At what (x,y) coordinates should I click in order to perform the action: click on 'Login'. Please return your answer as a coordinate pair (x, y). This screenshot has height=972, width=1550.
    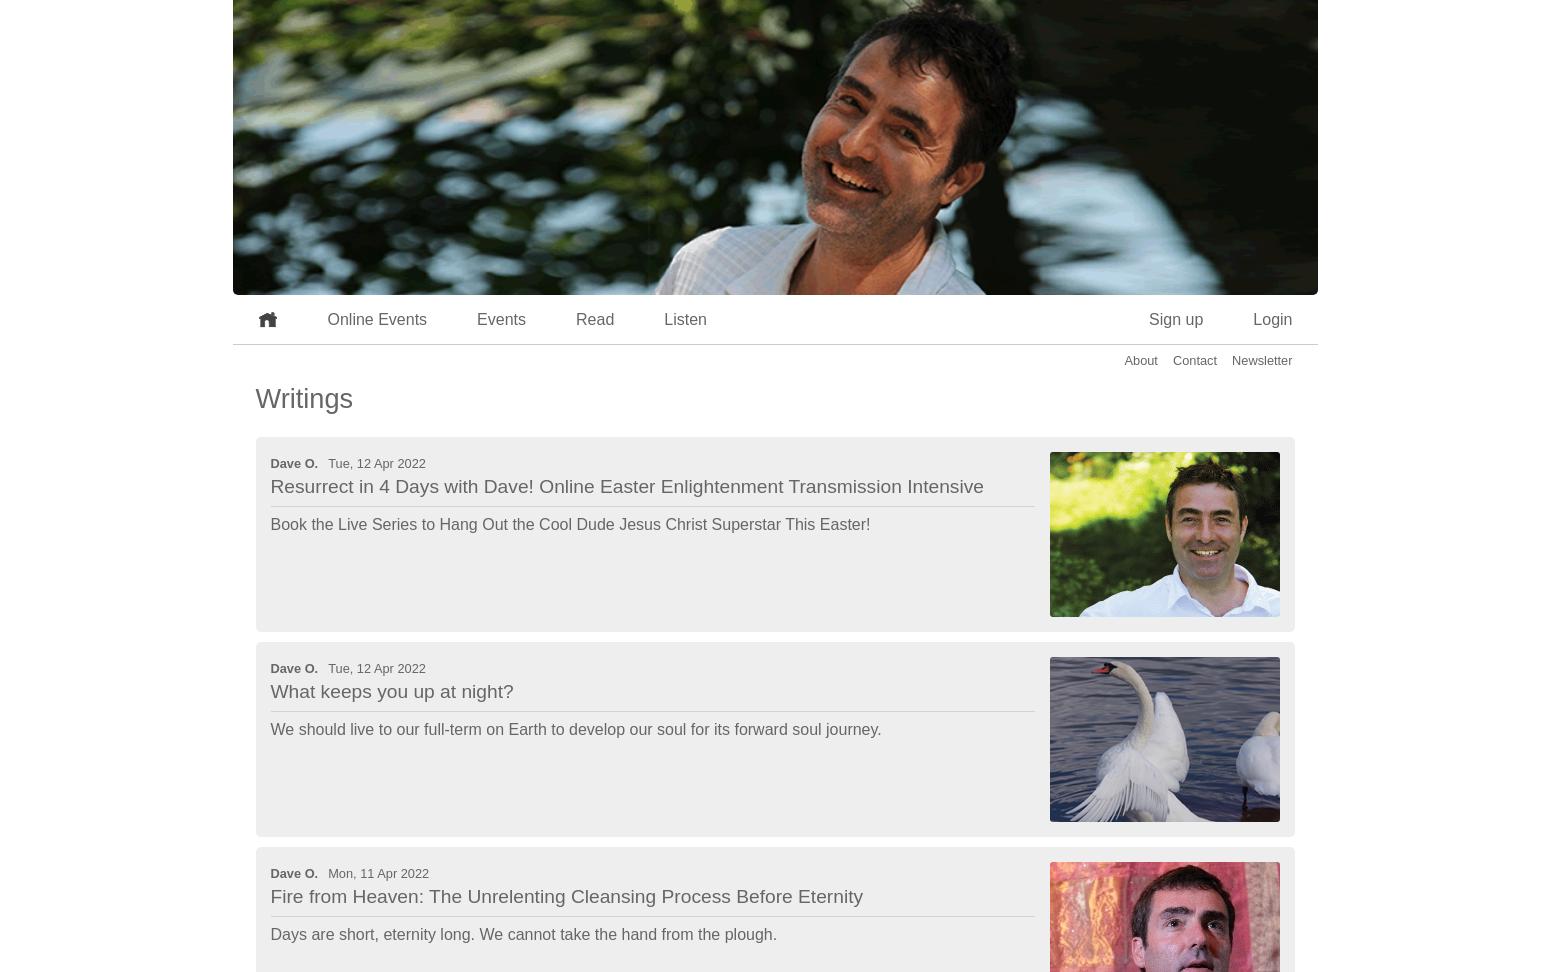
    Looking at the image, I should click on (1252, 318).